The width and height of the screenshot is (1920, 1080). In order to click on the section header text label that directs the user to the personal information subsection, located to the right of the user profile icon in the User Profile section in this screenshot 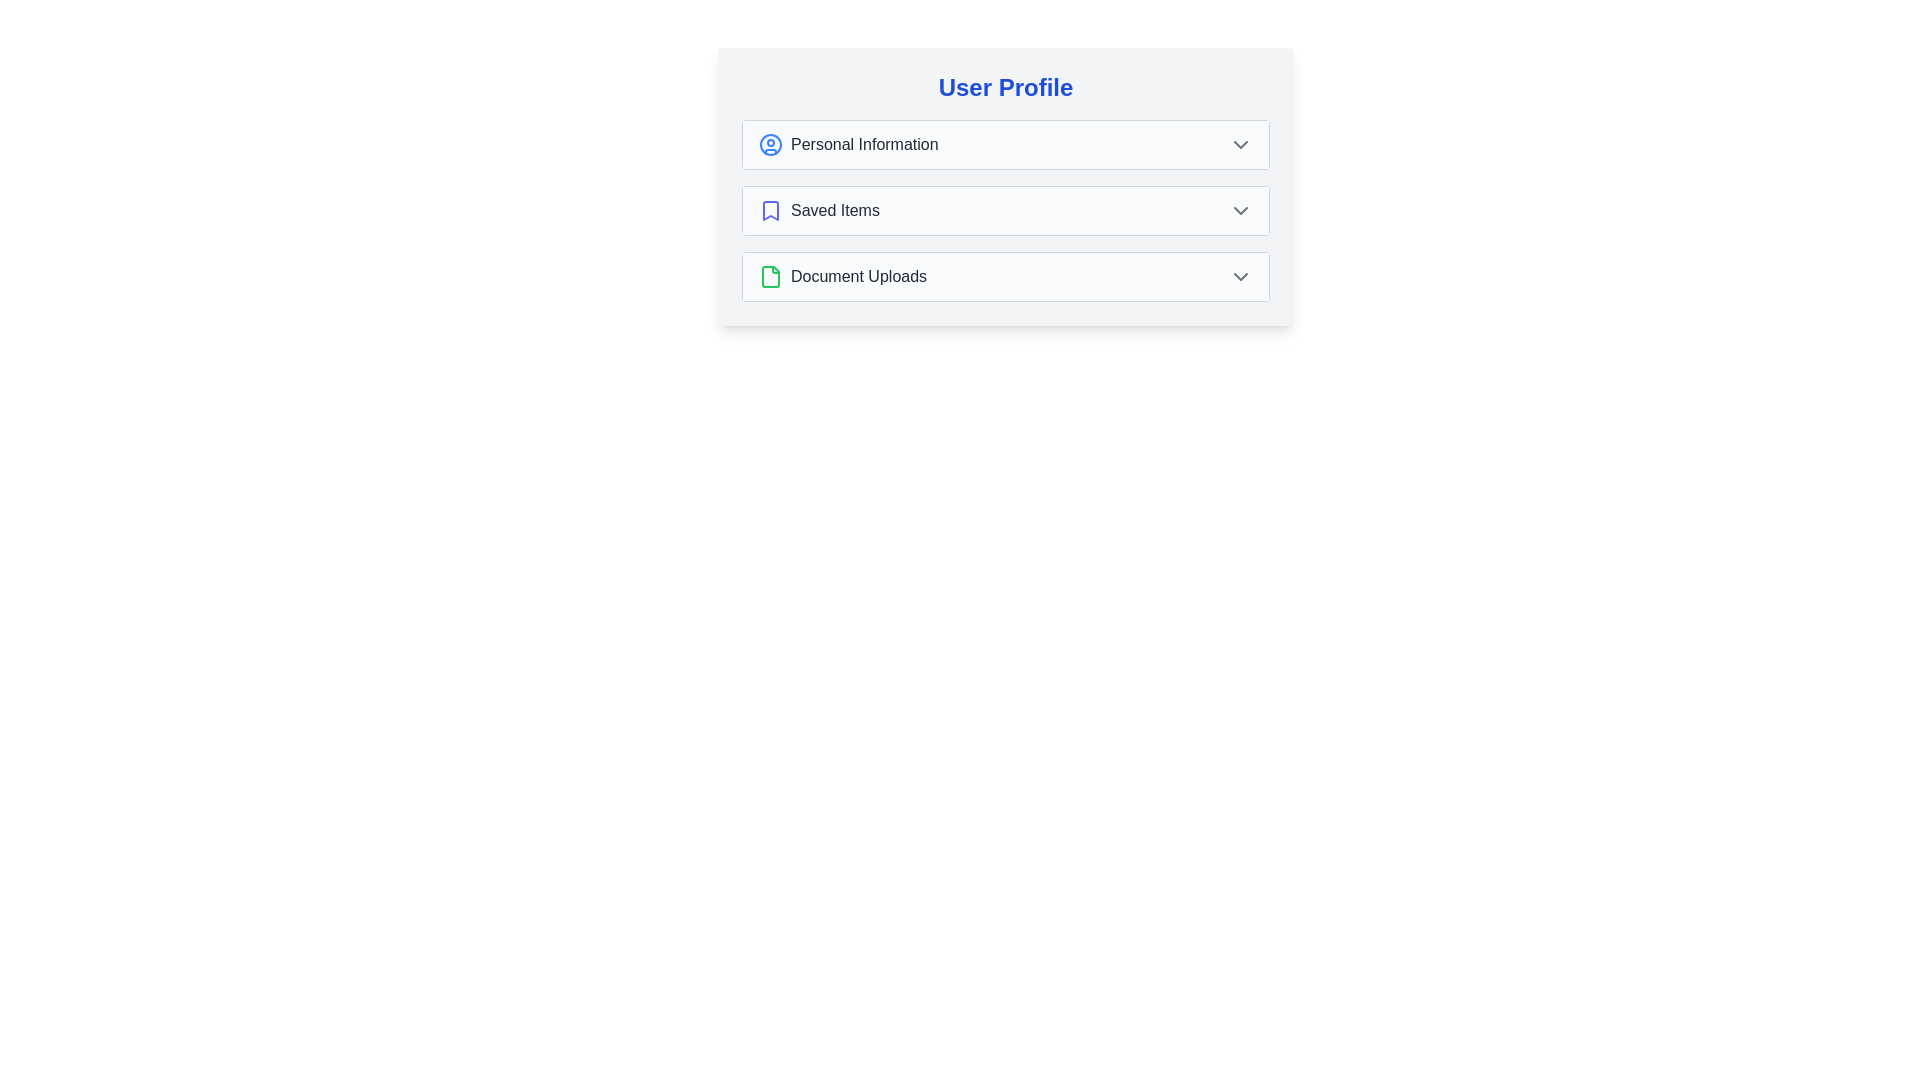, I will do `click(864, 144)`.